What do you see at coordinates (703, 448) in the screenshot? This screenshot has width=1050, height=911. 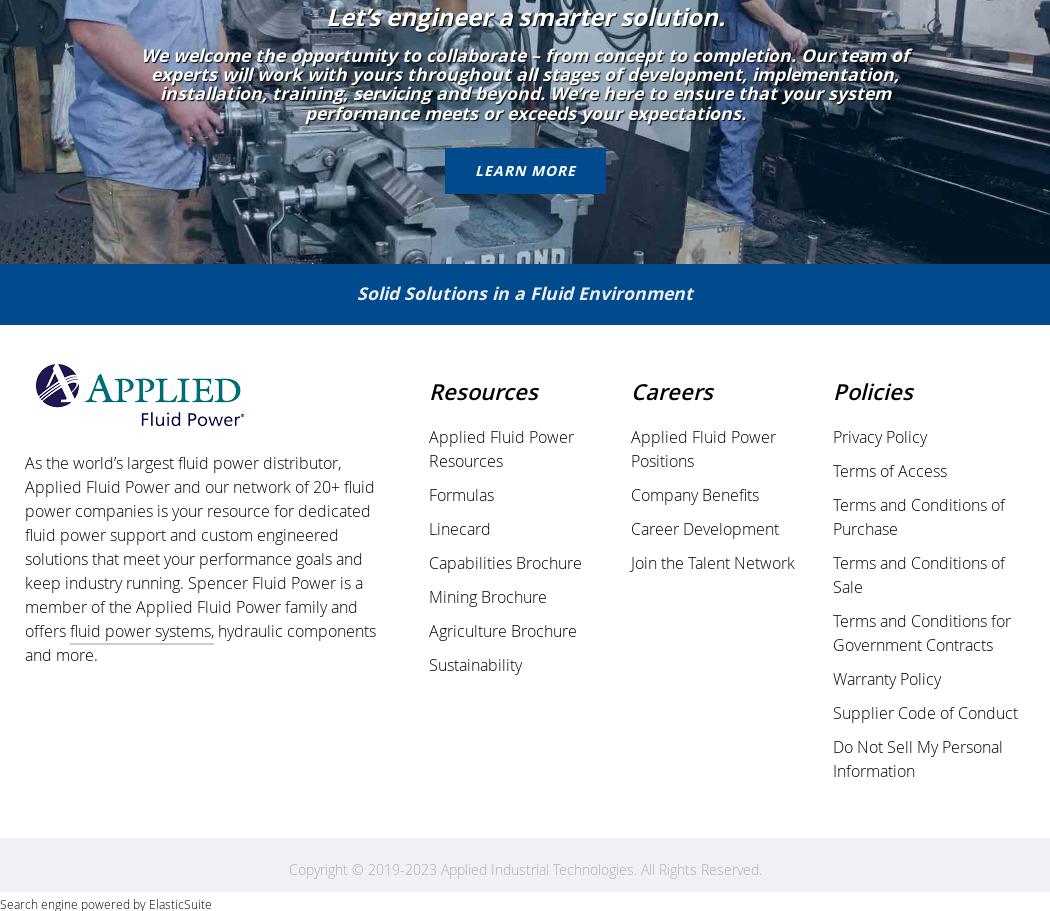 I see `'Applied Fluid Power Positions'` at bounding box center [703, 448].